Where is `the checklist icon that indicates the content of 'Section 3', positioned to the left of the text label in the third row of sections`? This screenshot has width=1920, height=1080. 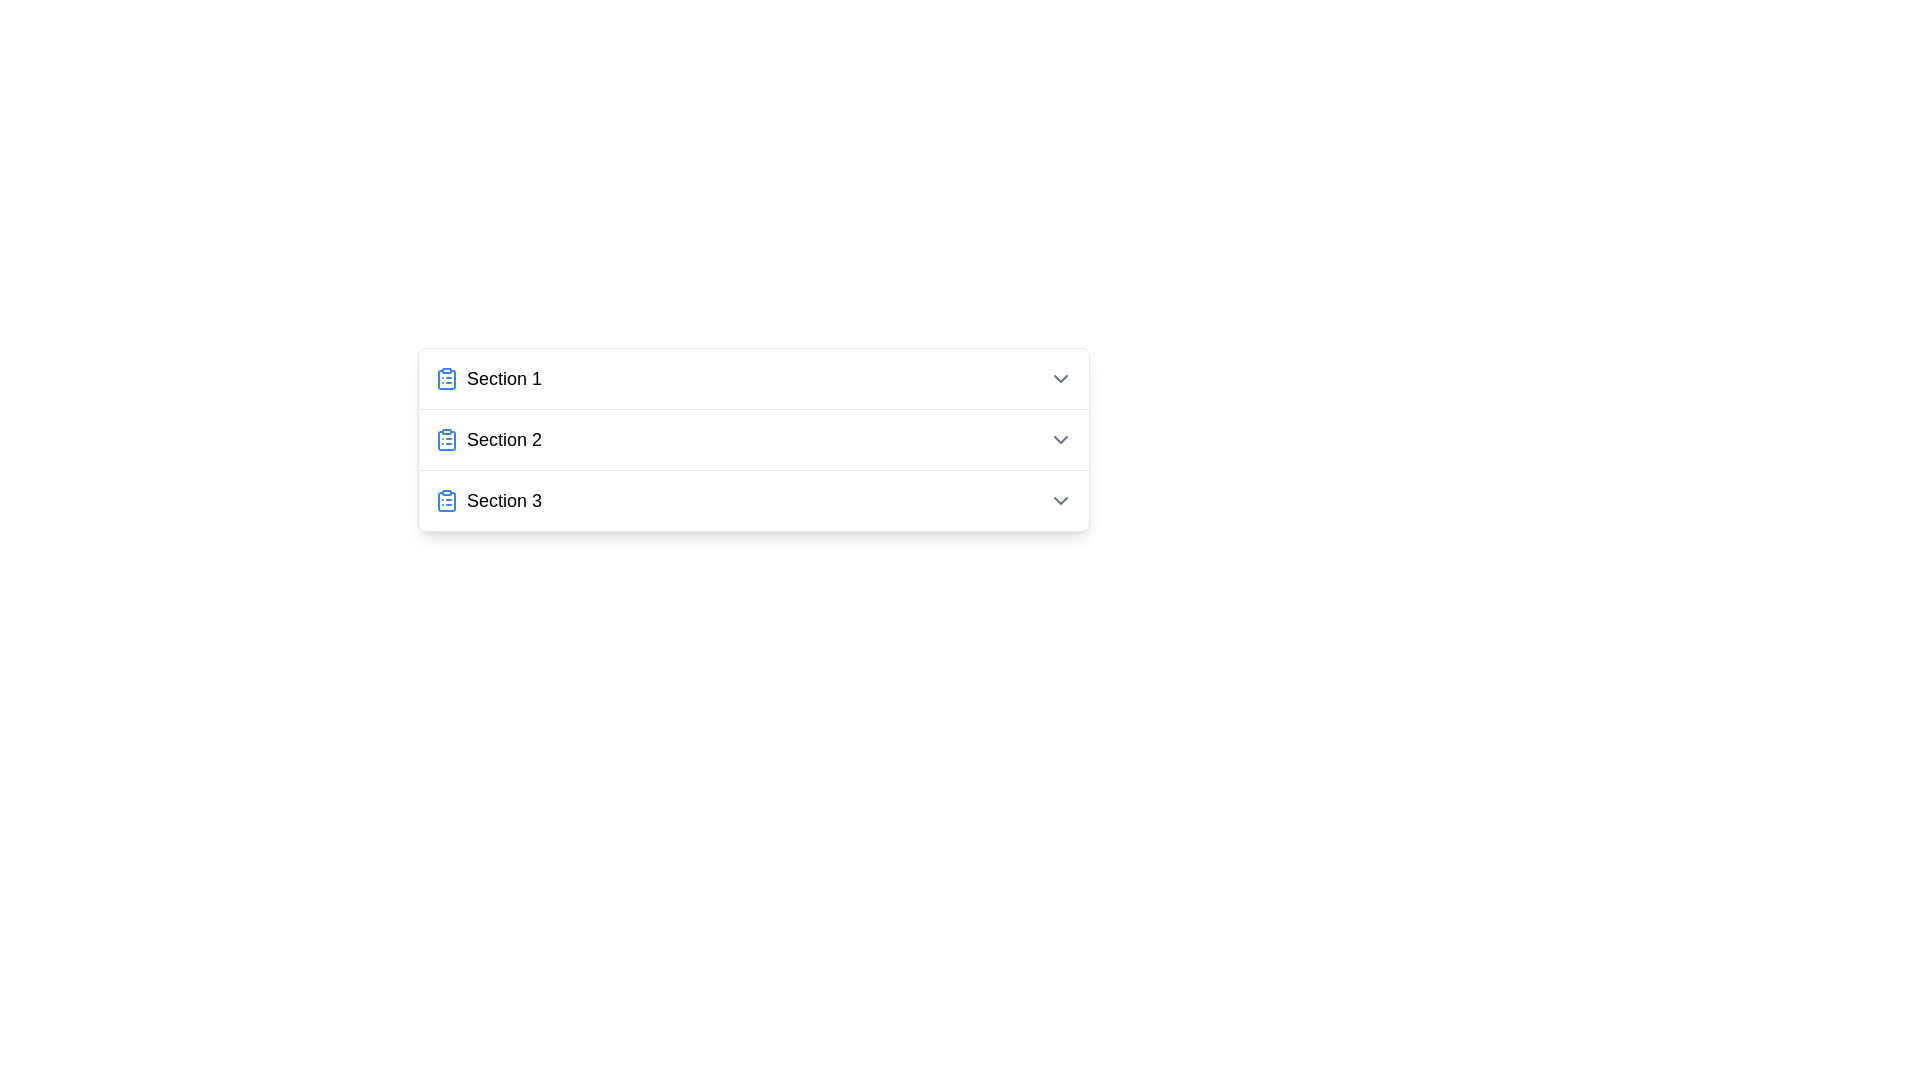
the checklist icon that indicates the content of 'Section 3', positioned to the left of the text label in the third row of sections is located at coordinates (445, 500).